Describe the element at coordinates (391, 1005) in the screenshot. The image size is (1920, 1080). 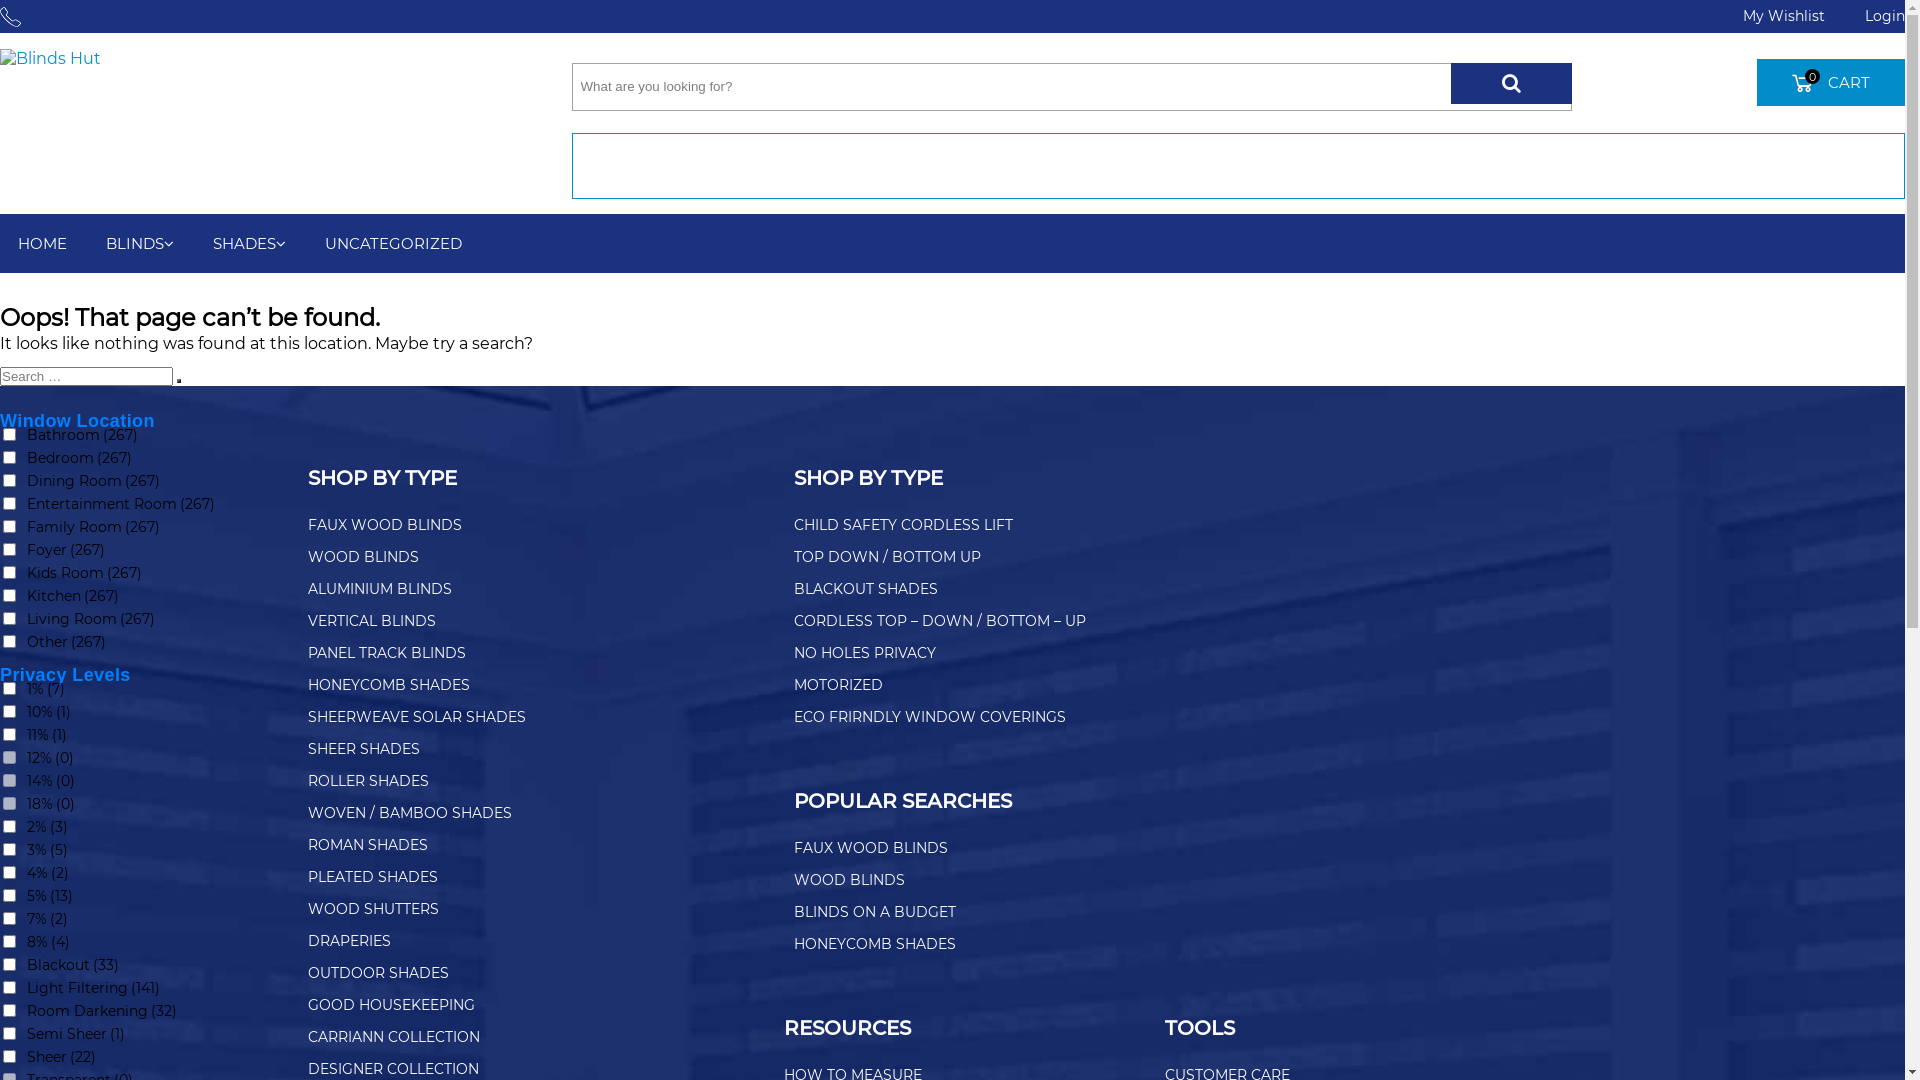
I see `'GOOD HOUSEKEEPING'` at that location.